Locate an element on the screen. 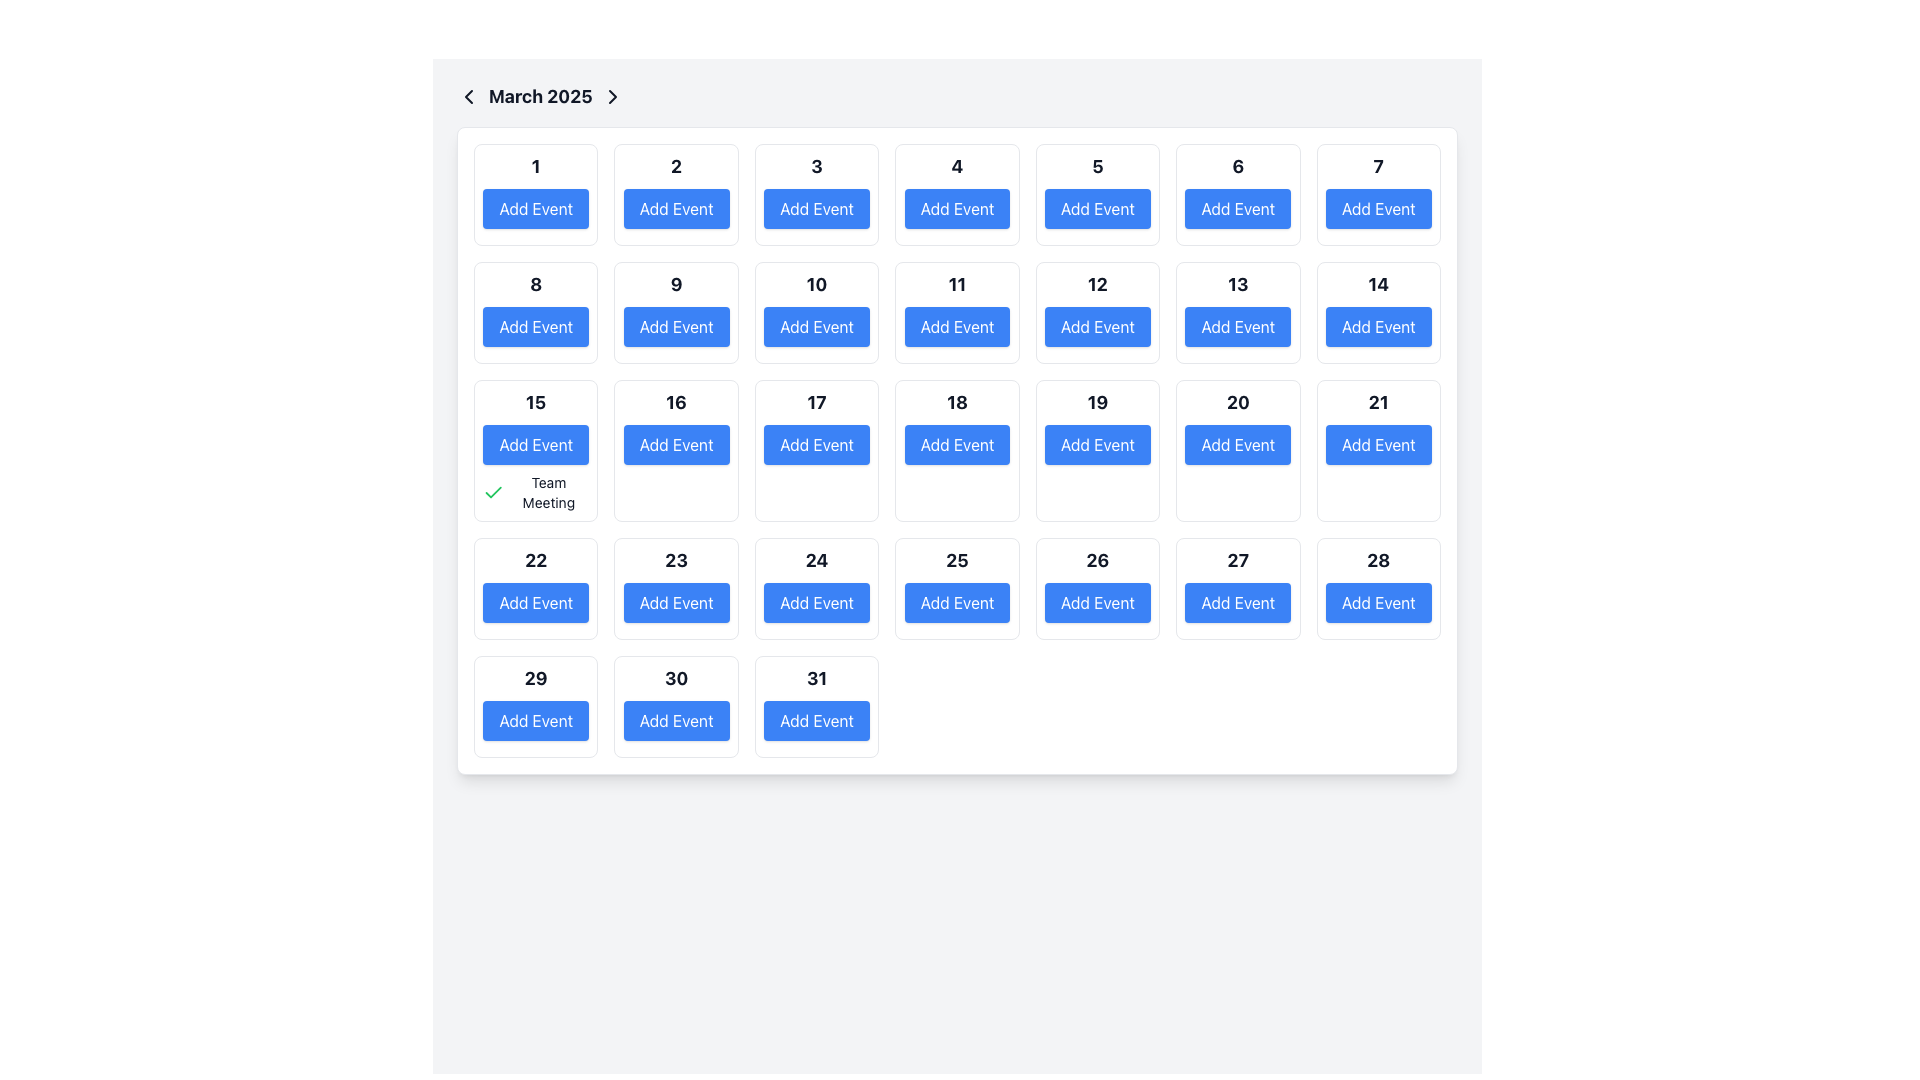 The height and width of the screenshot is (1080, 1920). green checkmark icon located next to the 'Team Meeting' item on the calendar for March 15, 2025, to view additional details is located at coordinates (493, 492).